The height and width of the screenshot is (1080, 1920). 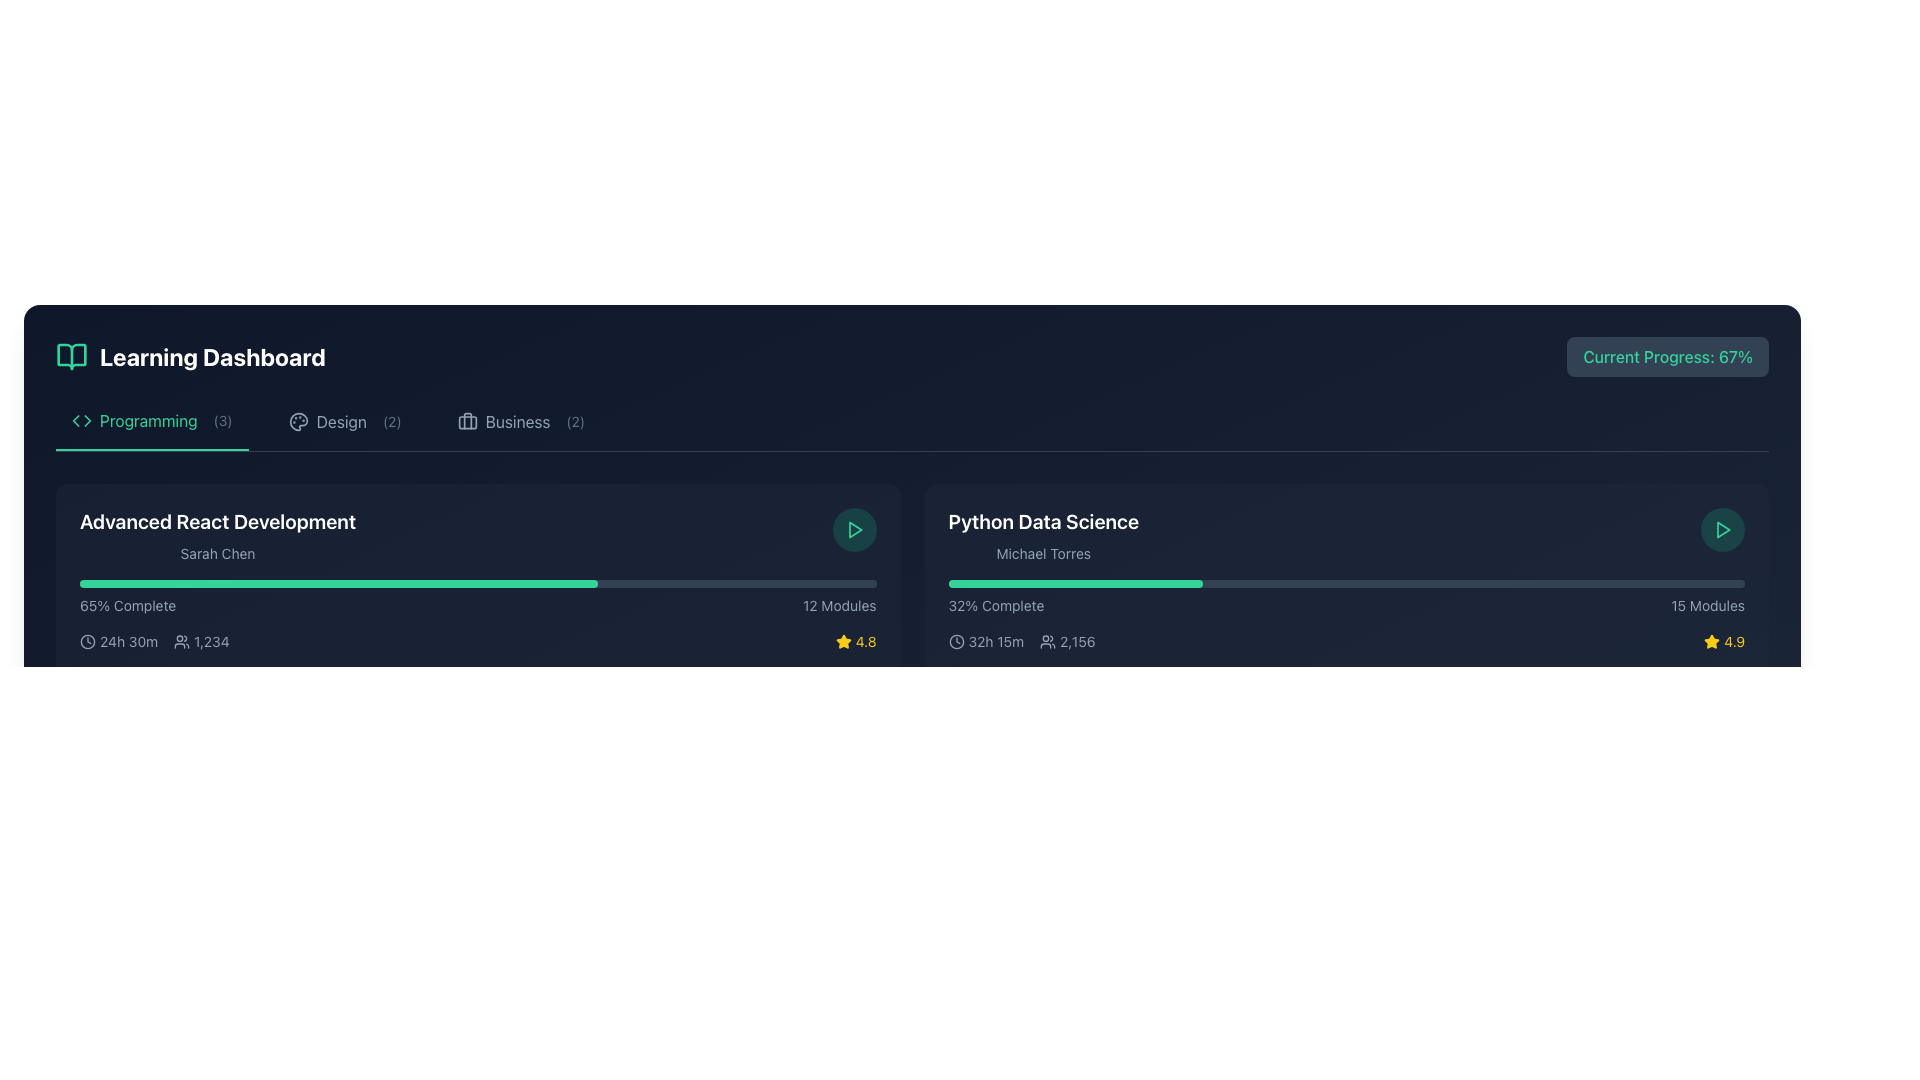 What do you see at coordinates (996, 604) in the screenshot?
I see `progress percentage information from the text label indicating the completion status of the 'Python Data Science' course, which is positioned below the course title and instructor name, to the left of the '15 Modules' text` at bounding box center [996, 604].